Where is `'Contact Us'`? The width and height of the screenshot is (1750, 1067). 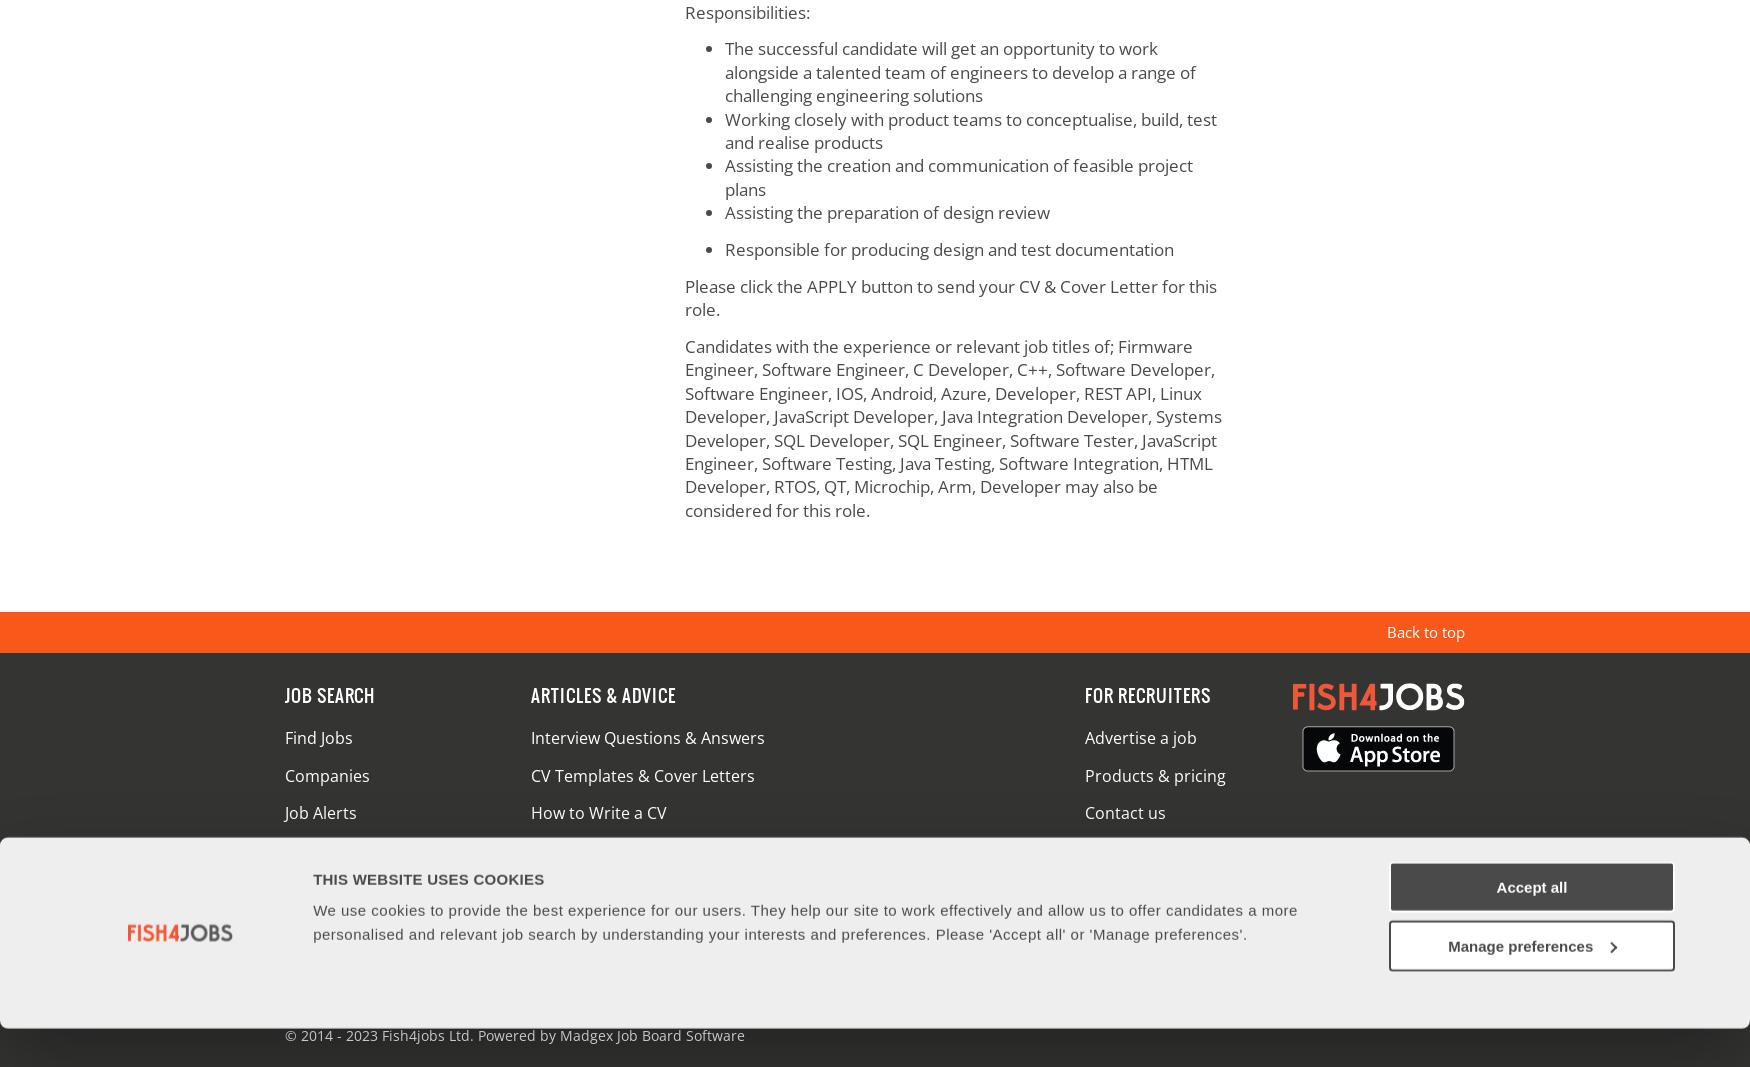
'Contact Us' is located at coordinates (406, 997).